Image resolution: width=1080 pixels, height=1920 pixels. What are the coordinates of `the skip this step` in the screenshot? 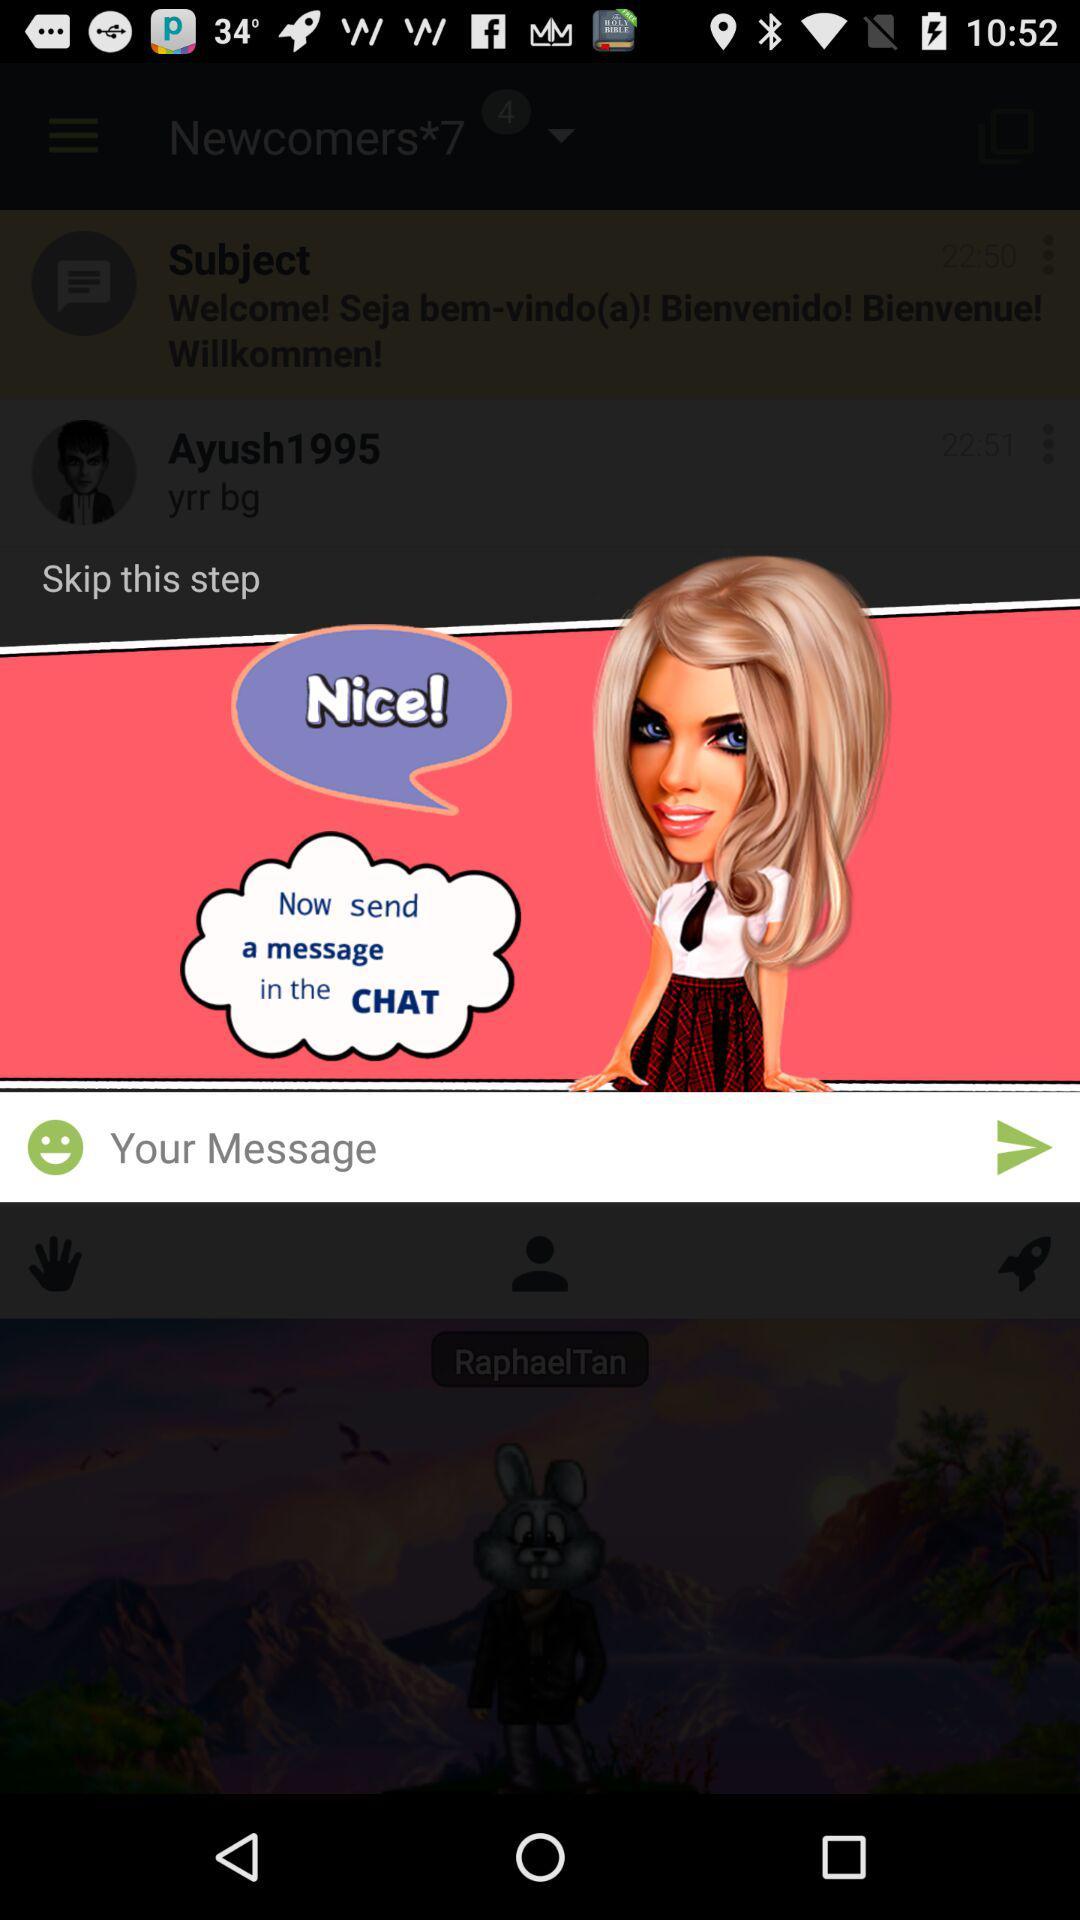 It's located at (150, 576).